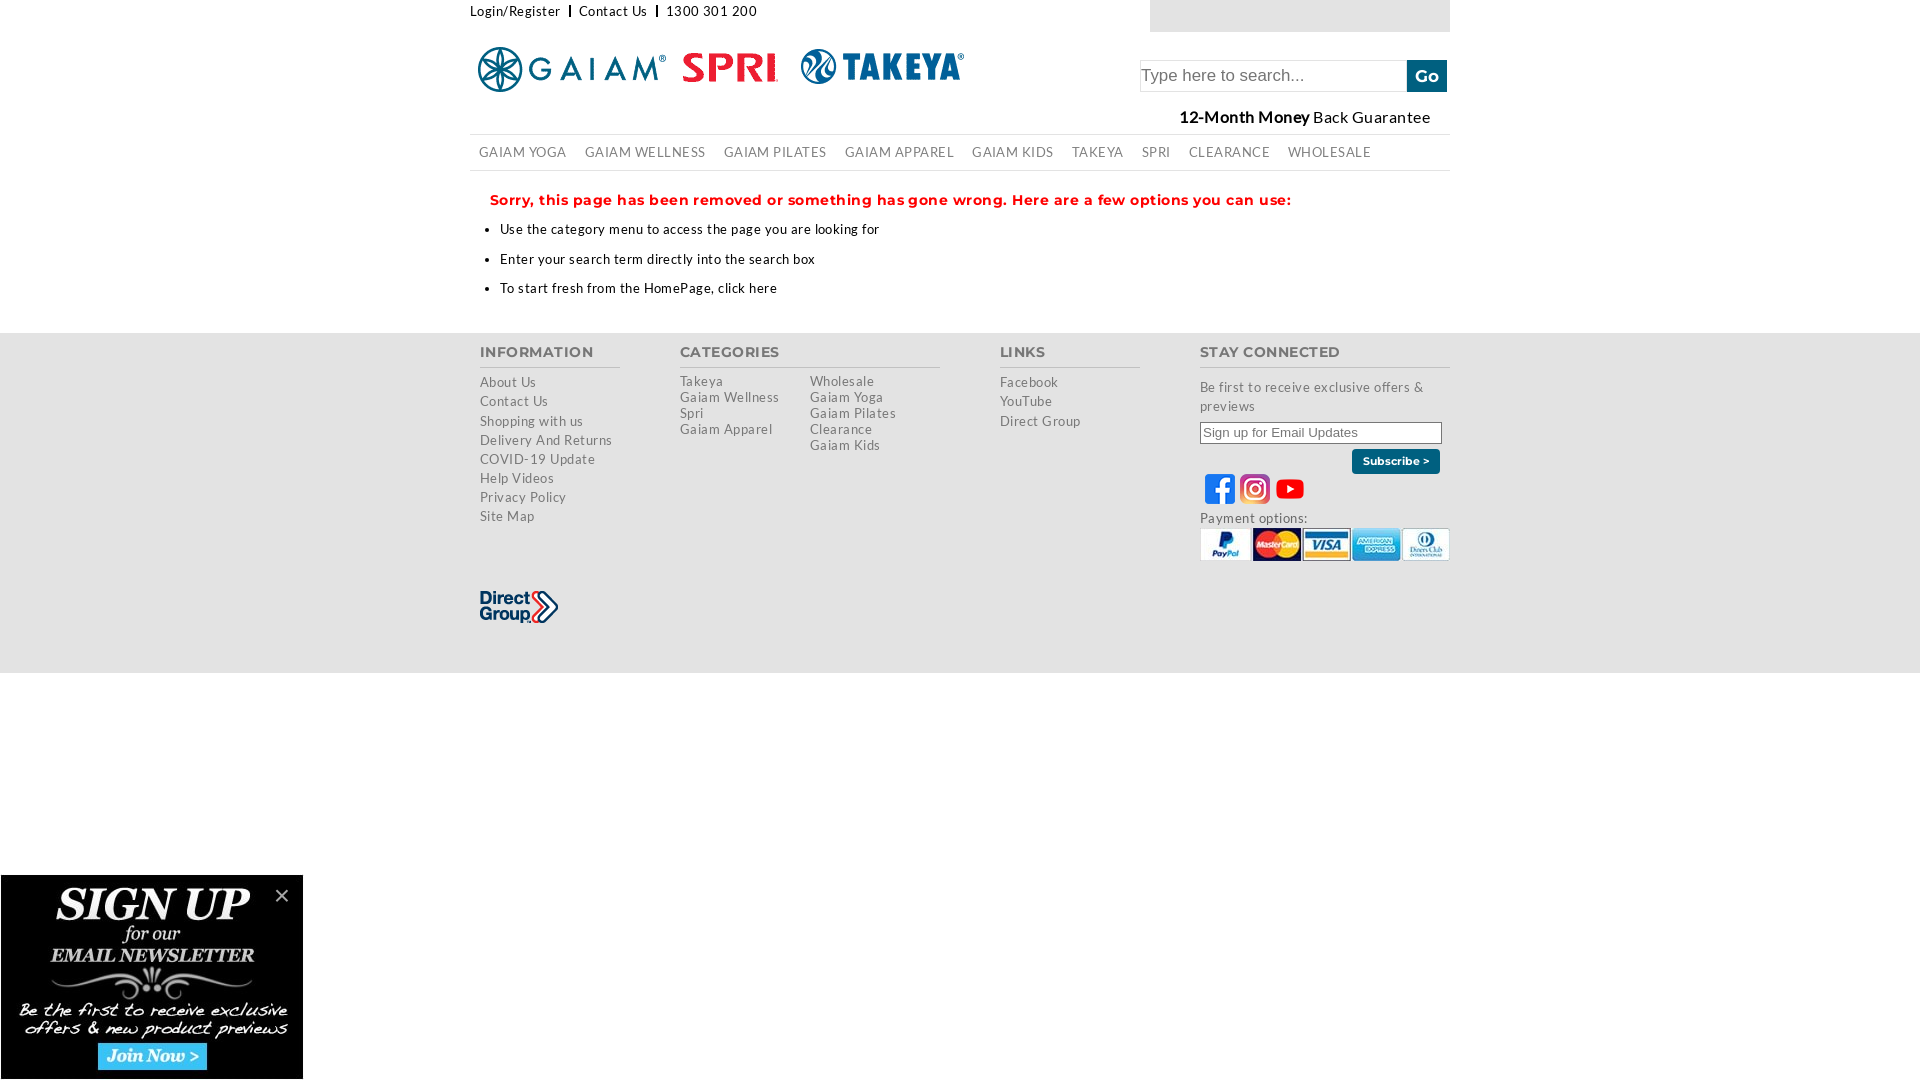  Describe the element at coordinates (1026, 401) in the screenshot. I see `'YouTube'` at that location.